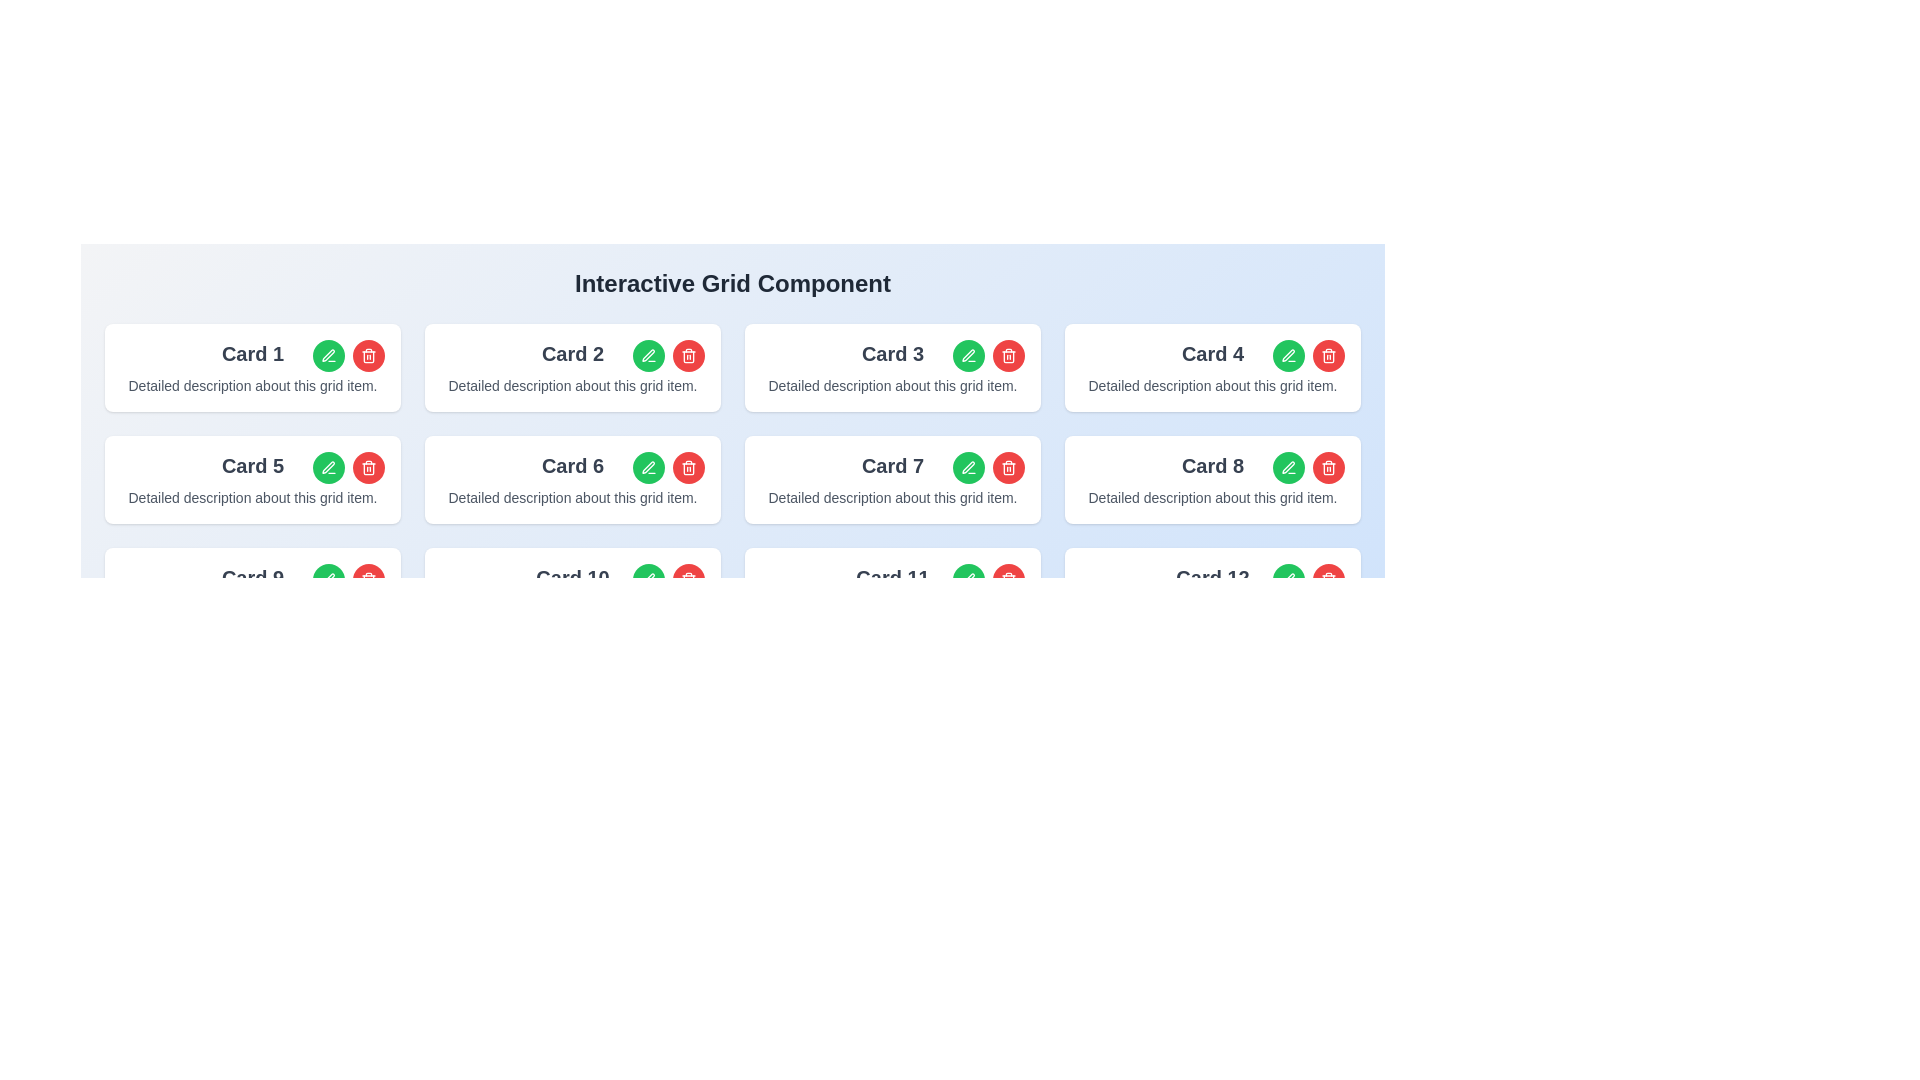 This screenshot has height=1080, width=1920. Describe the element at coordinates (648, 354) in the screenshot. I see `the edit icon within the edit button of 'Card 2' located in the second column of the first row` at that location.